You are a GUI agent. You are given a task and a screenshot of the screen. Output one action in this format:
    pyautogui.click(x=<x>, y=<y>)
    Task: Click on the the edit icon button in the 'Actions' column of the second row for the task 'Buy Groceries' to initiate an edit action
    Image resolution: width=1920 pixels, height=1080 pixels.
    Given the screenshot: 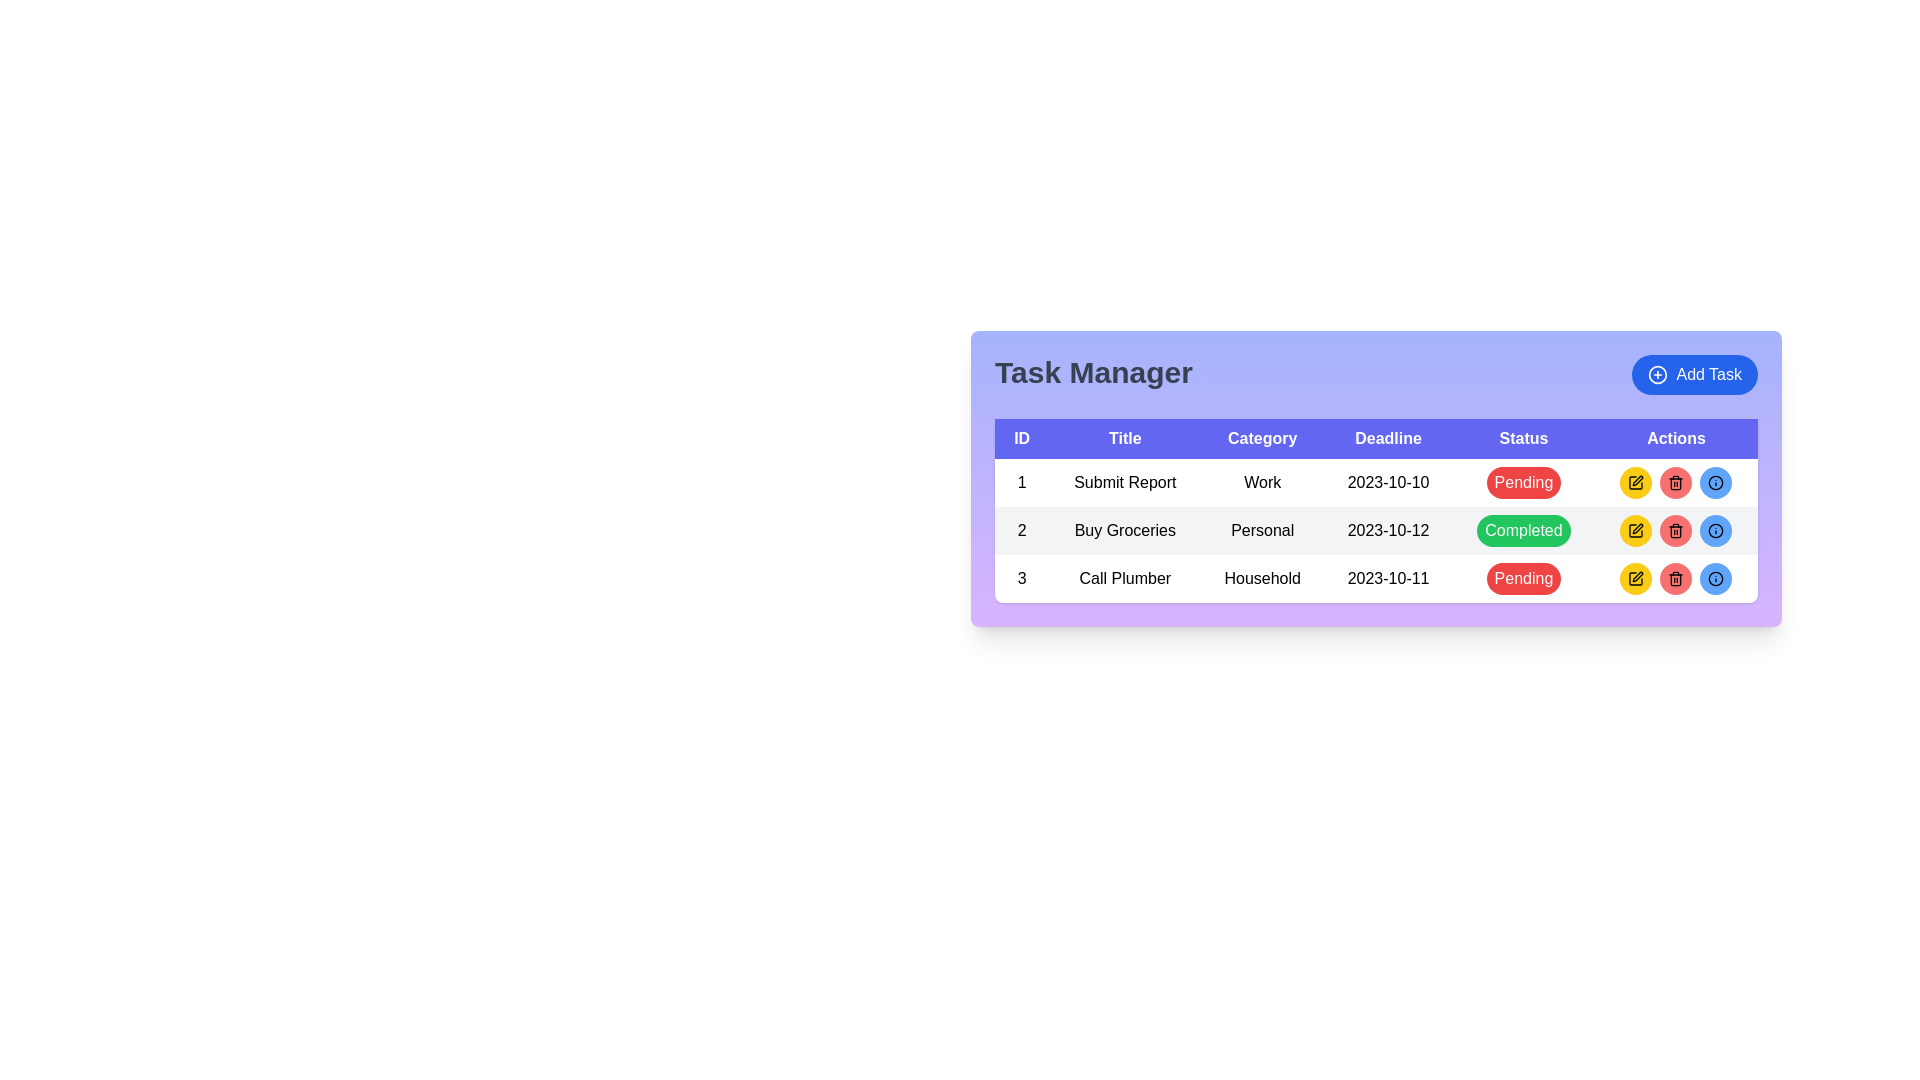 What is the action you would take?
    pyautogui.click(x=1638, y=577)
    